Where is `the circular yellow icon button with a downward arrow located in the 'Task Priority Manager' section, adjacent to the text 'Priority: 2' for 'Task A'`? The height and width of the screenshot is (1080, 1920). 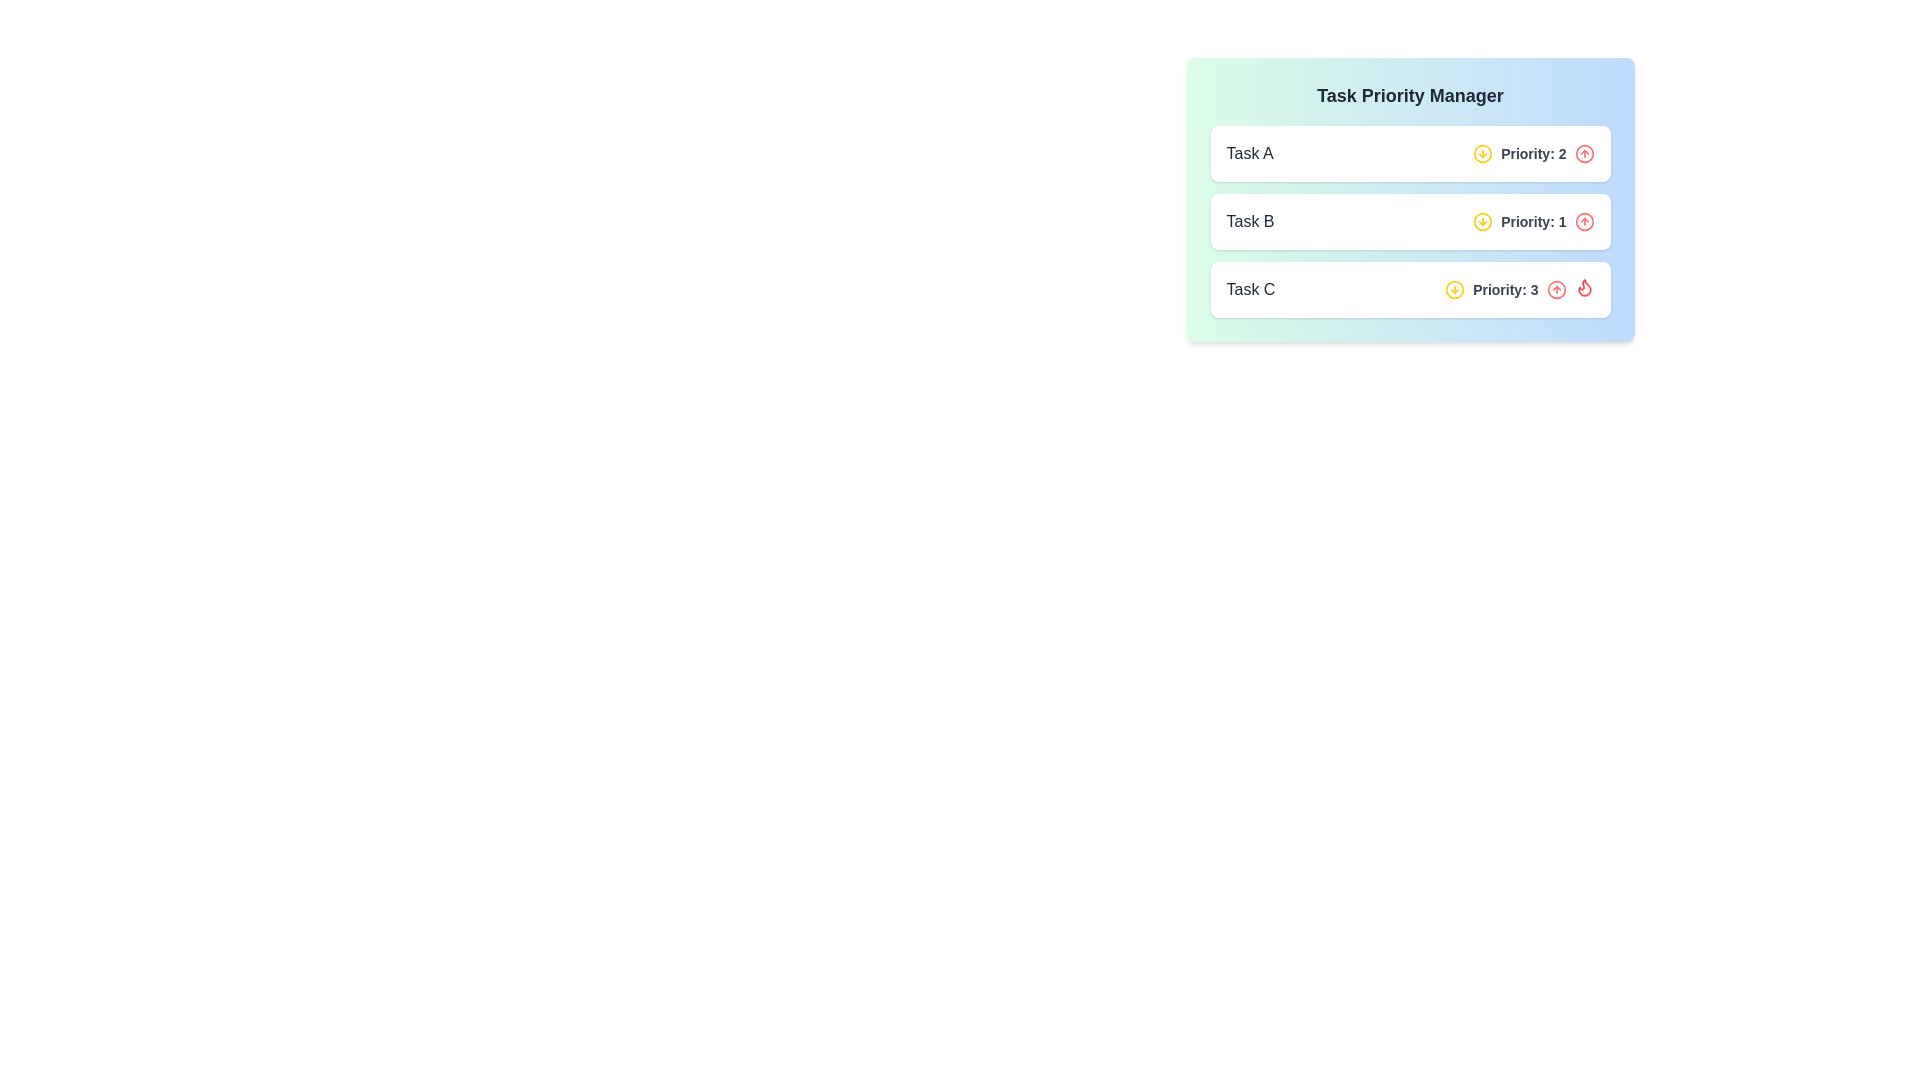
the circular yellow icon button with a downward arrow located in the 'Task Priority Manager' section, adjacent to the text 'Priority: 2' for 'Task A' is located at coordinates (1483, 153).